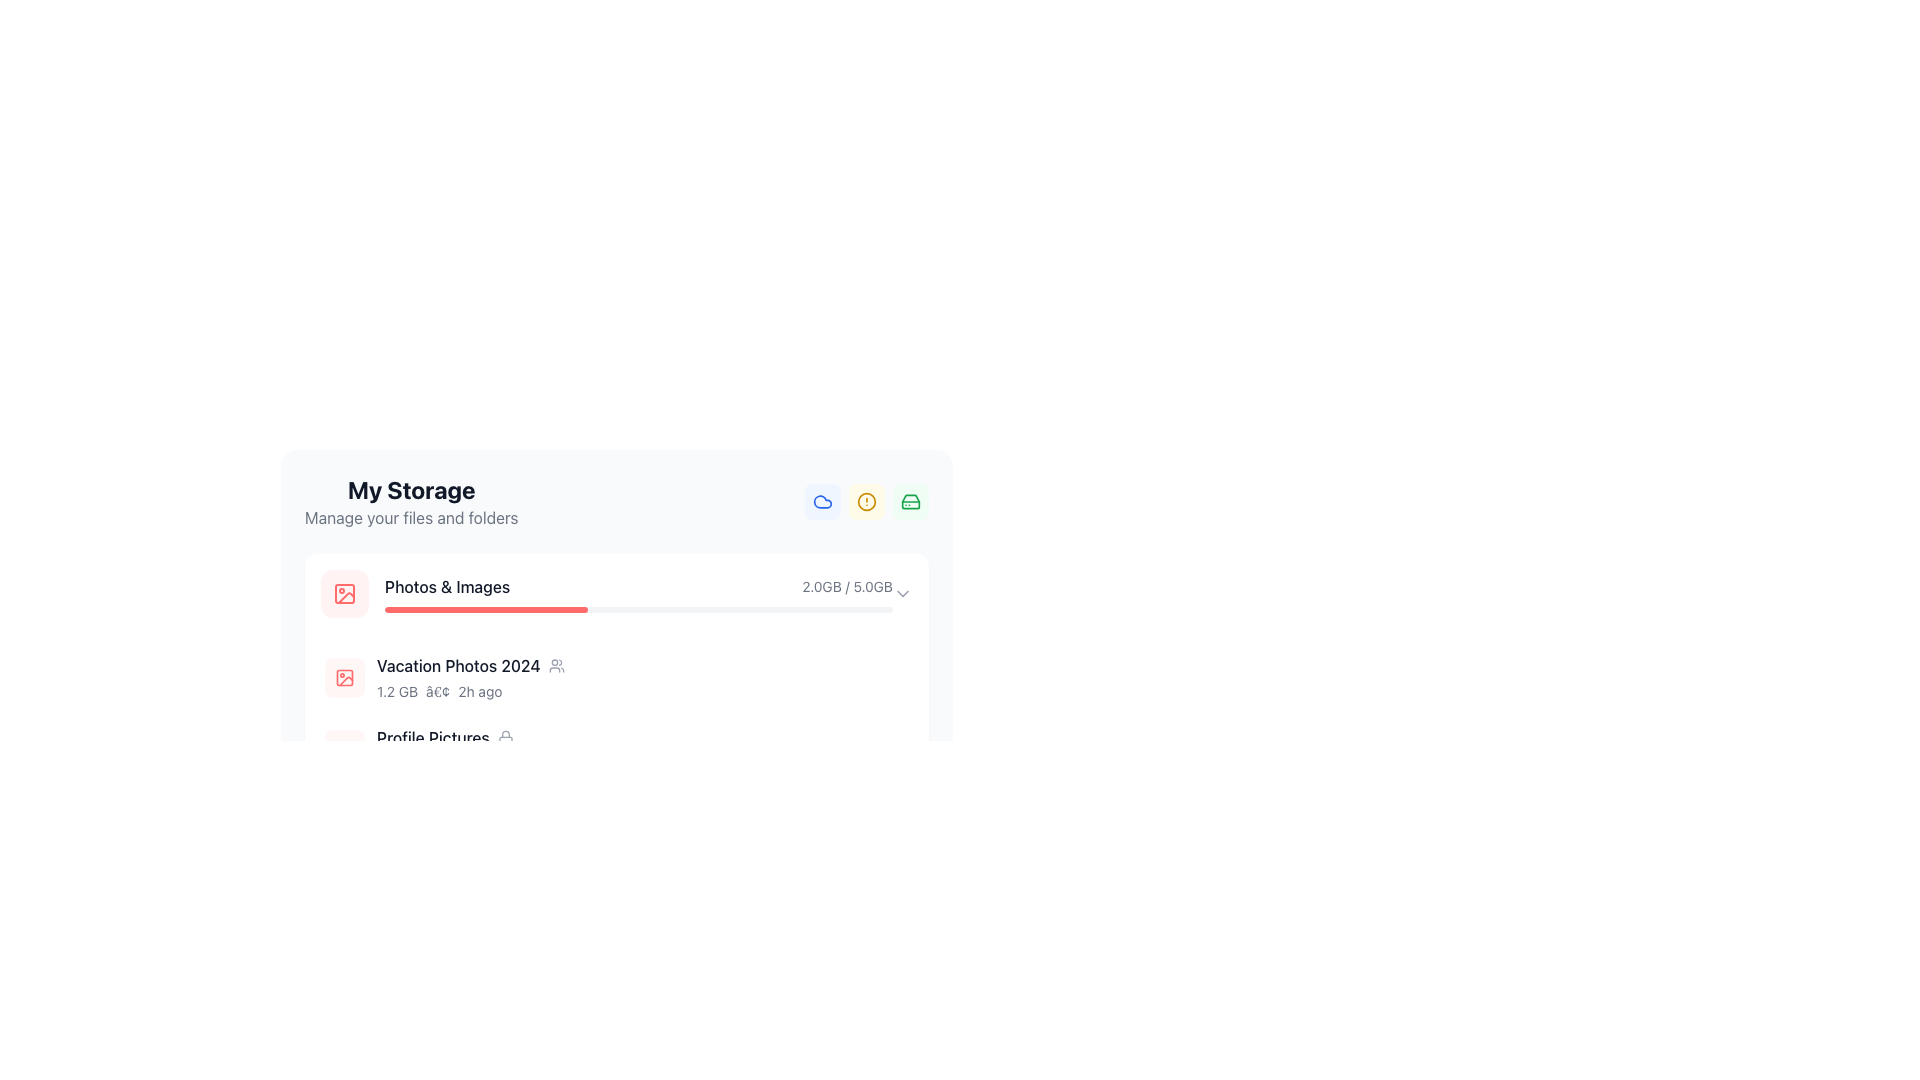 The height and width of the screenshot is (1080, 1920). Describe the element at coordinates (345, 677) in the screenshot. I see `the decorative rectangle within the icon associated with the 'Photos & Images' list item` at that location.